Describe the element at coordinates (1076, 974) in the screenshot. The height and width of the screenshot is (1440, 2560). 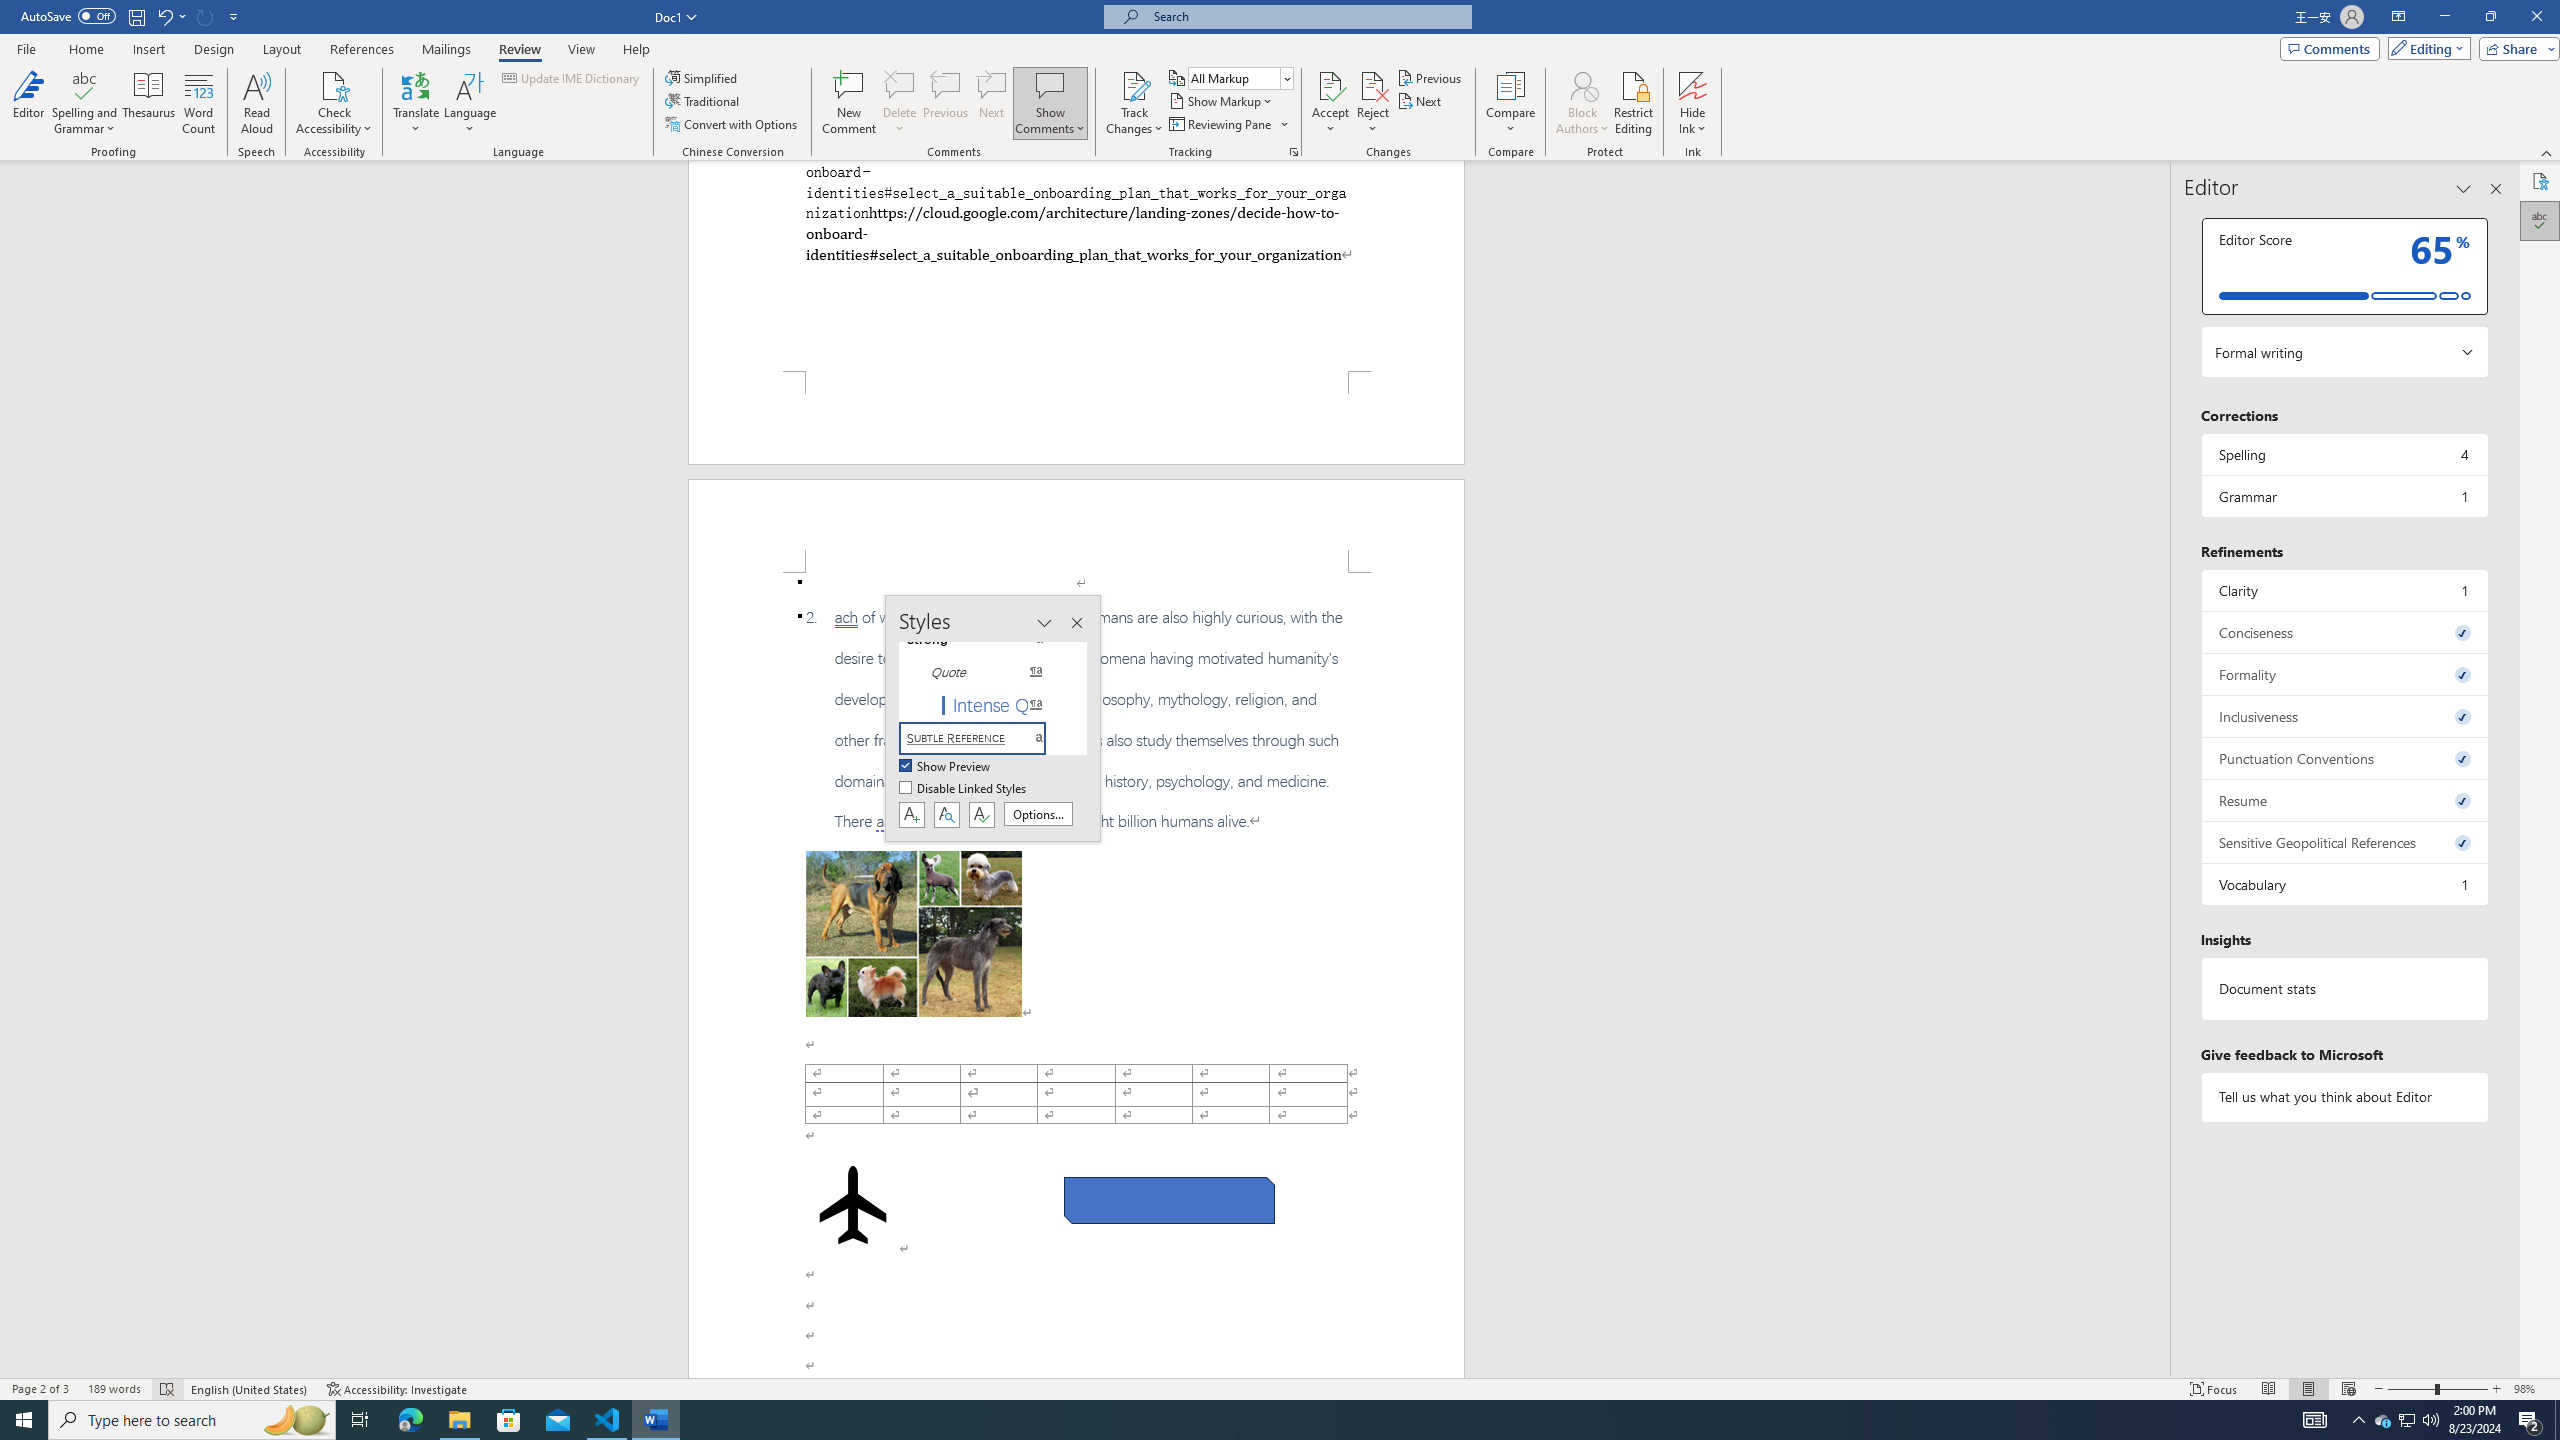
I see `'Page 2 content'` at that location.